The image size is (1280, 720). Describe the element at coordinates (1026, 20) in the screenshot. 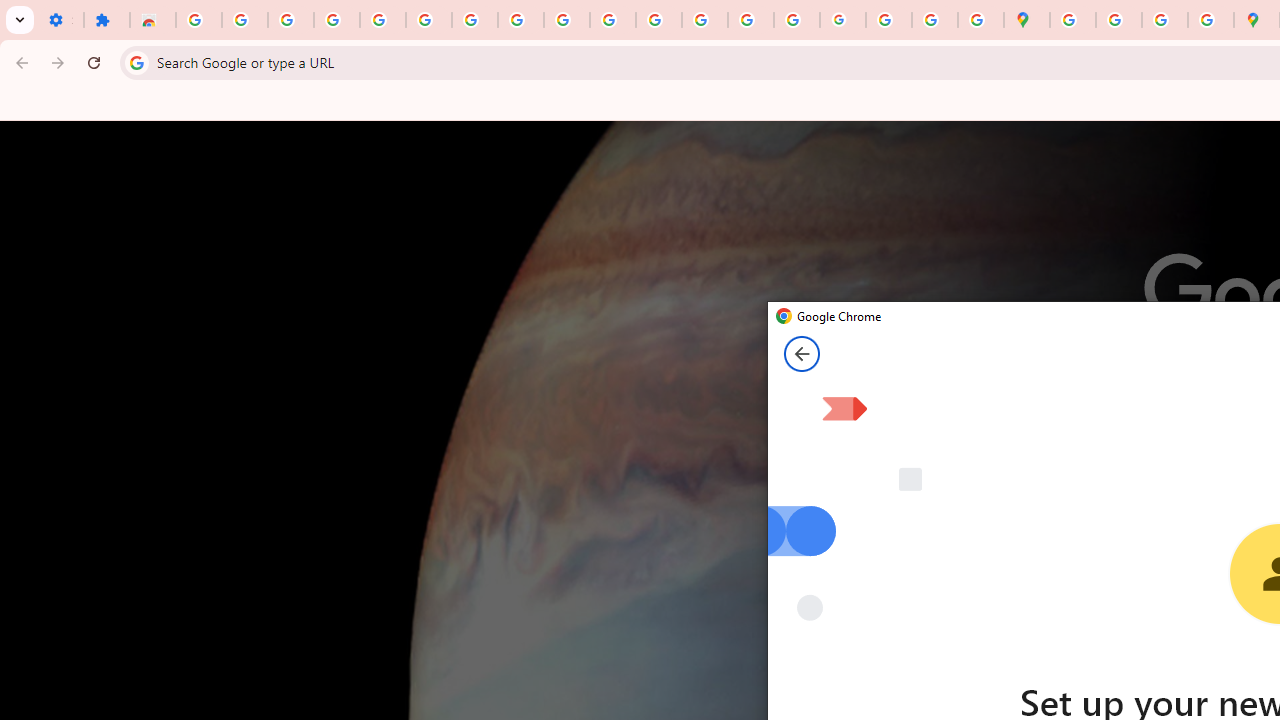

I see `'Google Maps'` at that location.